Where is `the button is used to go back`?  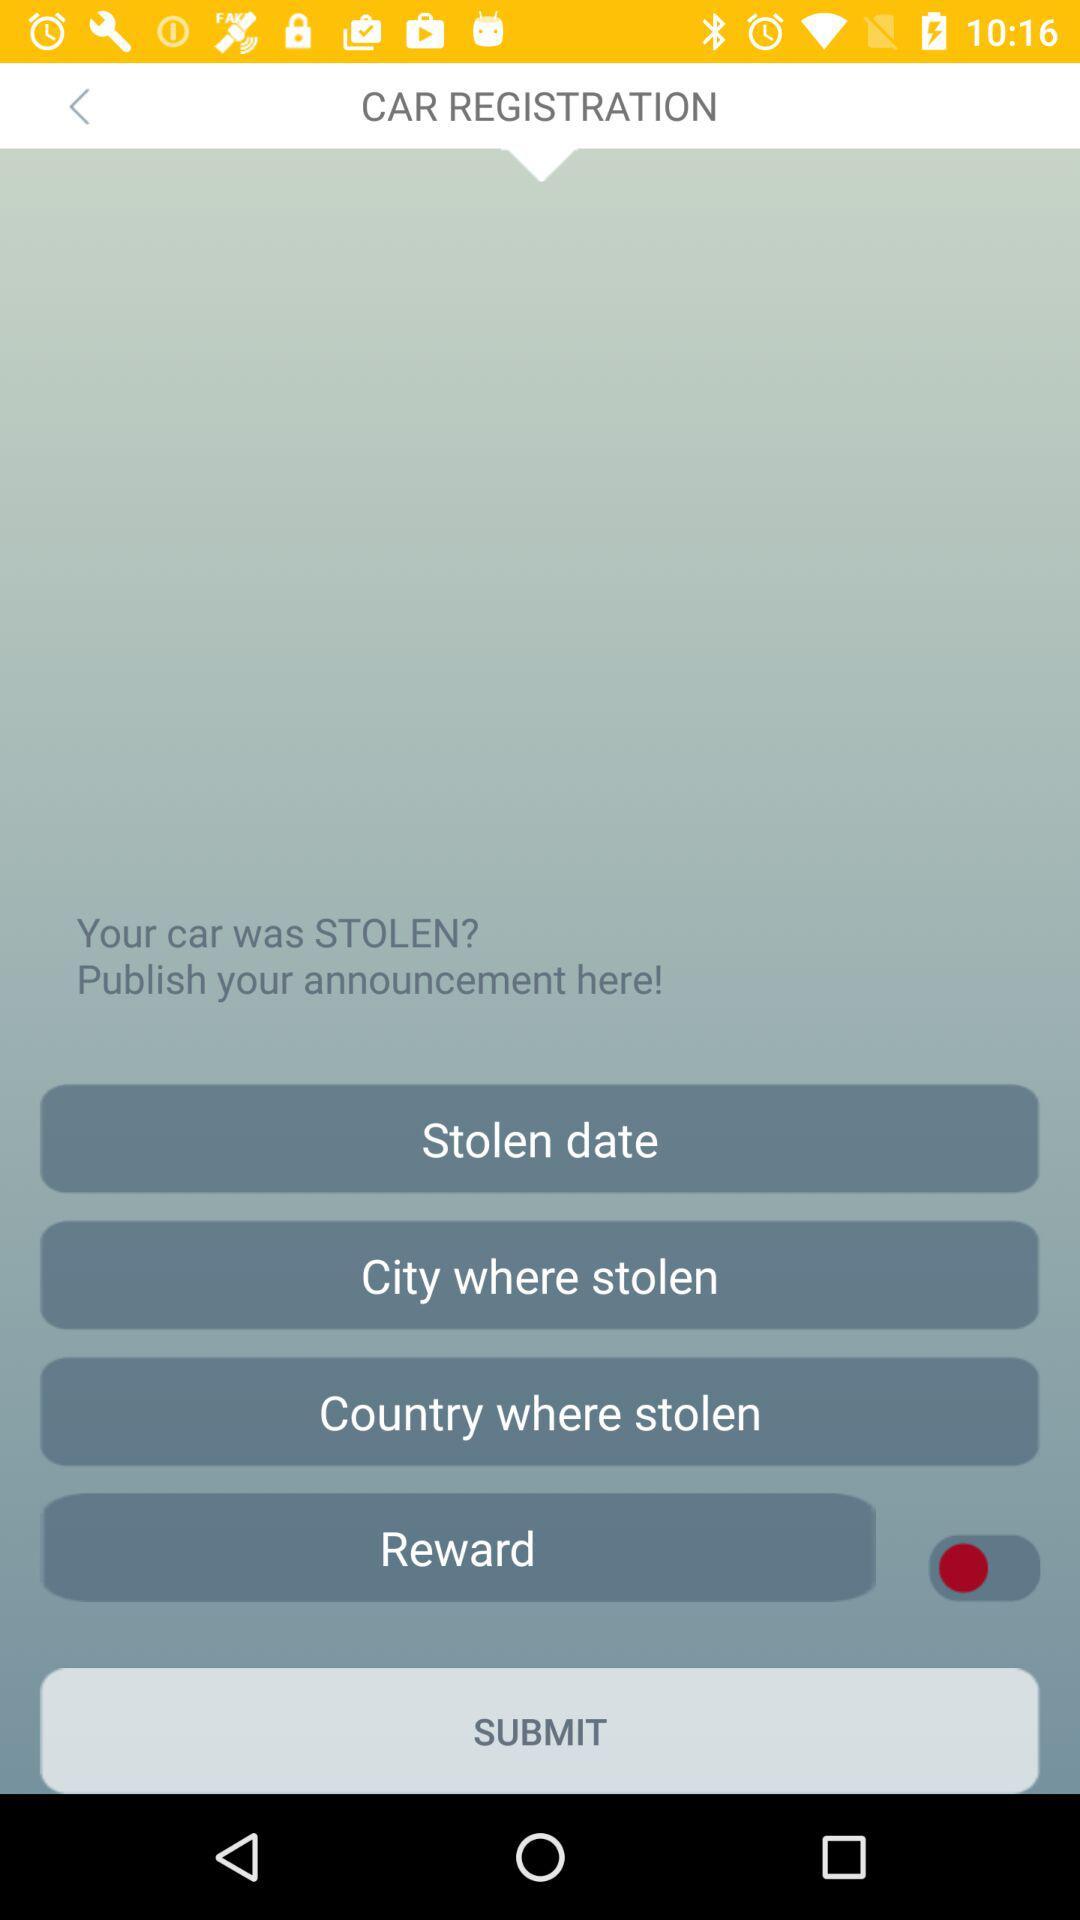 the button is used to go back is located at coordinates (77, 104).